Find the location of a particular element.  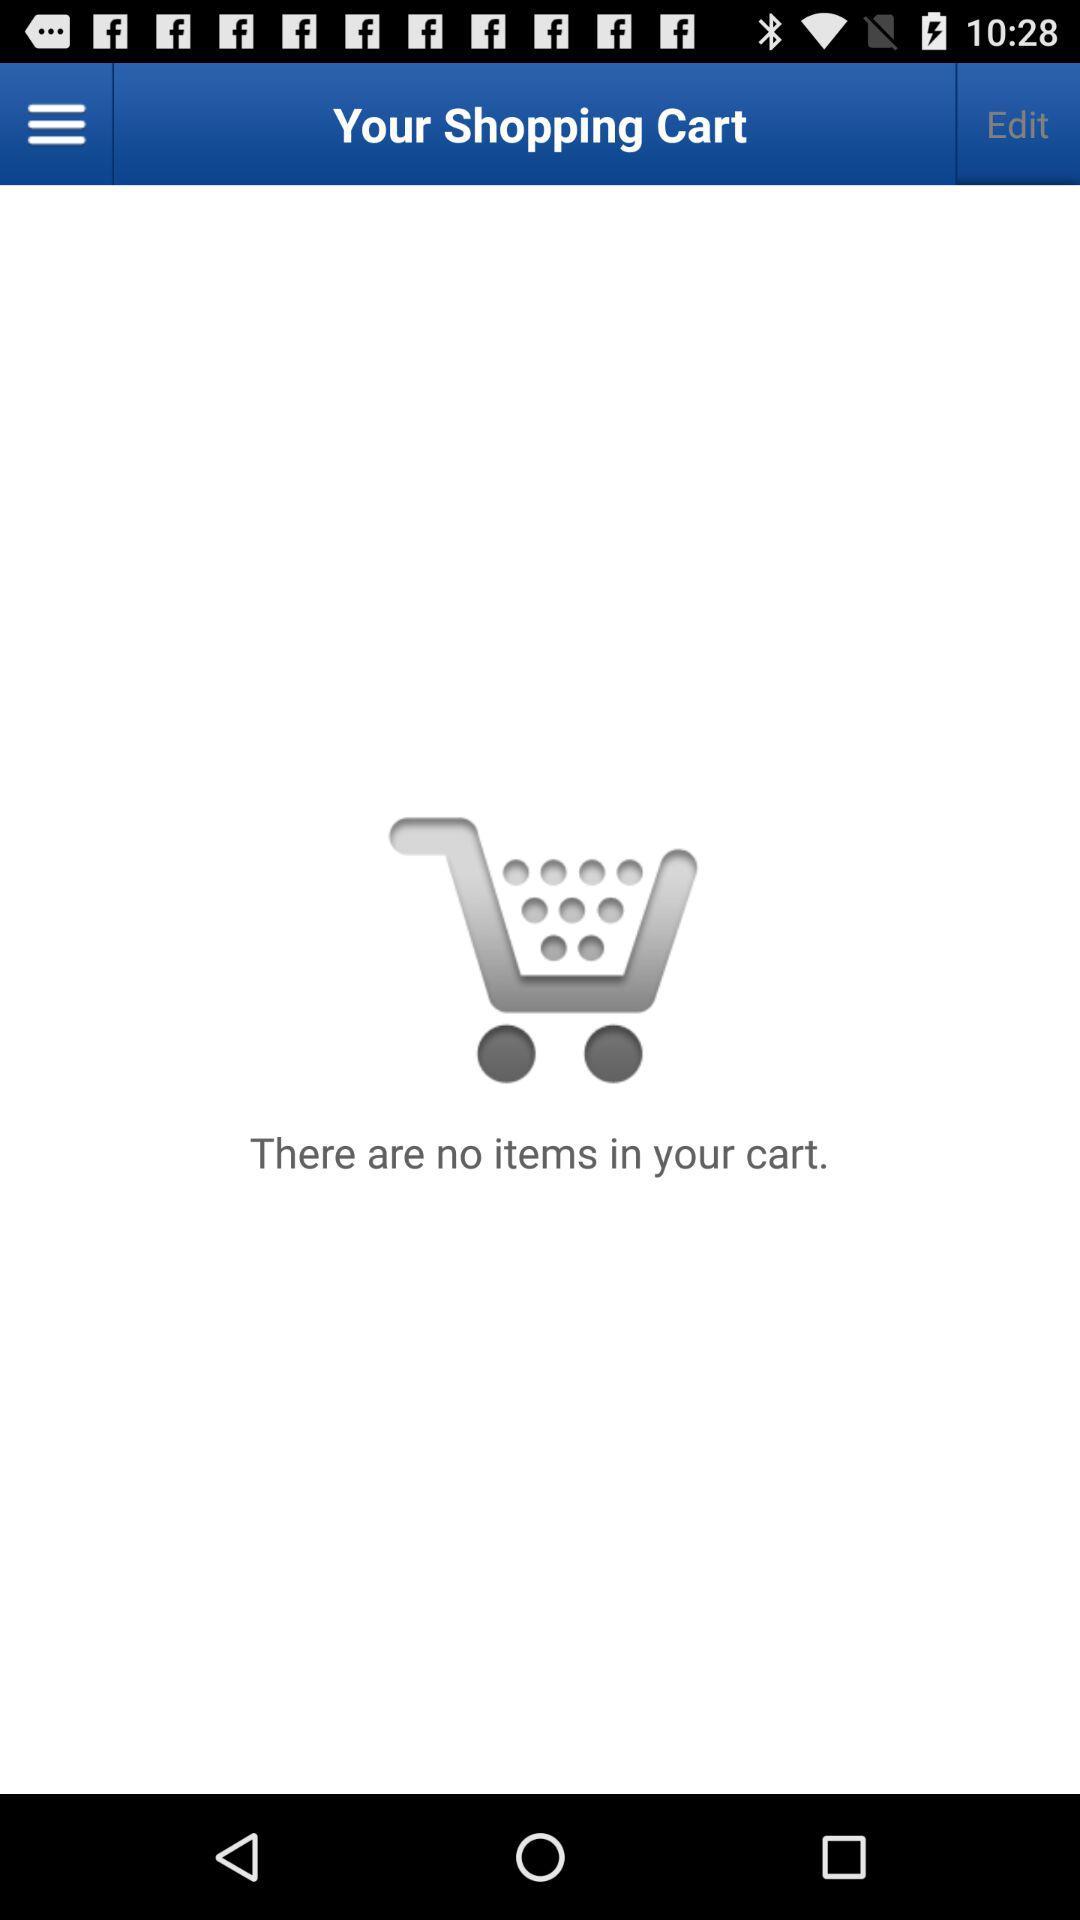

the button next to the edit button is located at coordinates (56, 123).